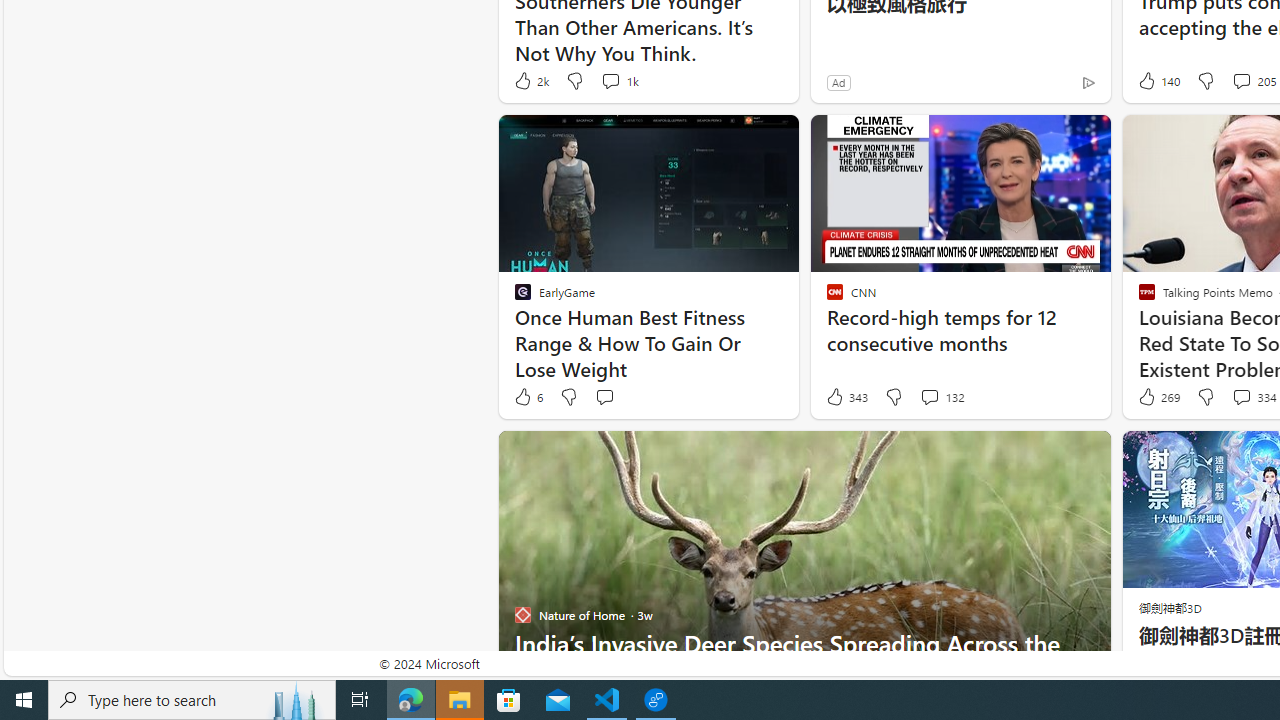  What do you see at coordinates (527, 397) in the screenshot?
I see `'6 Like'` at bounding box center [527, 397].